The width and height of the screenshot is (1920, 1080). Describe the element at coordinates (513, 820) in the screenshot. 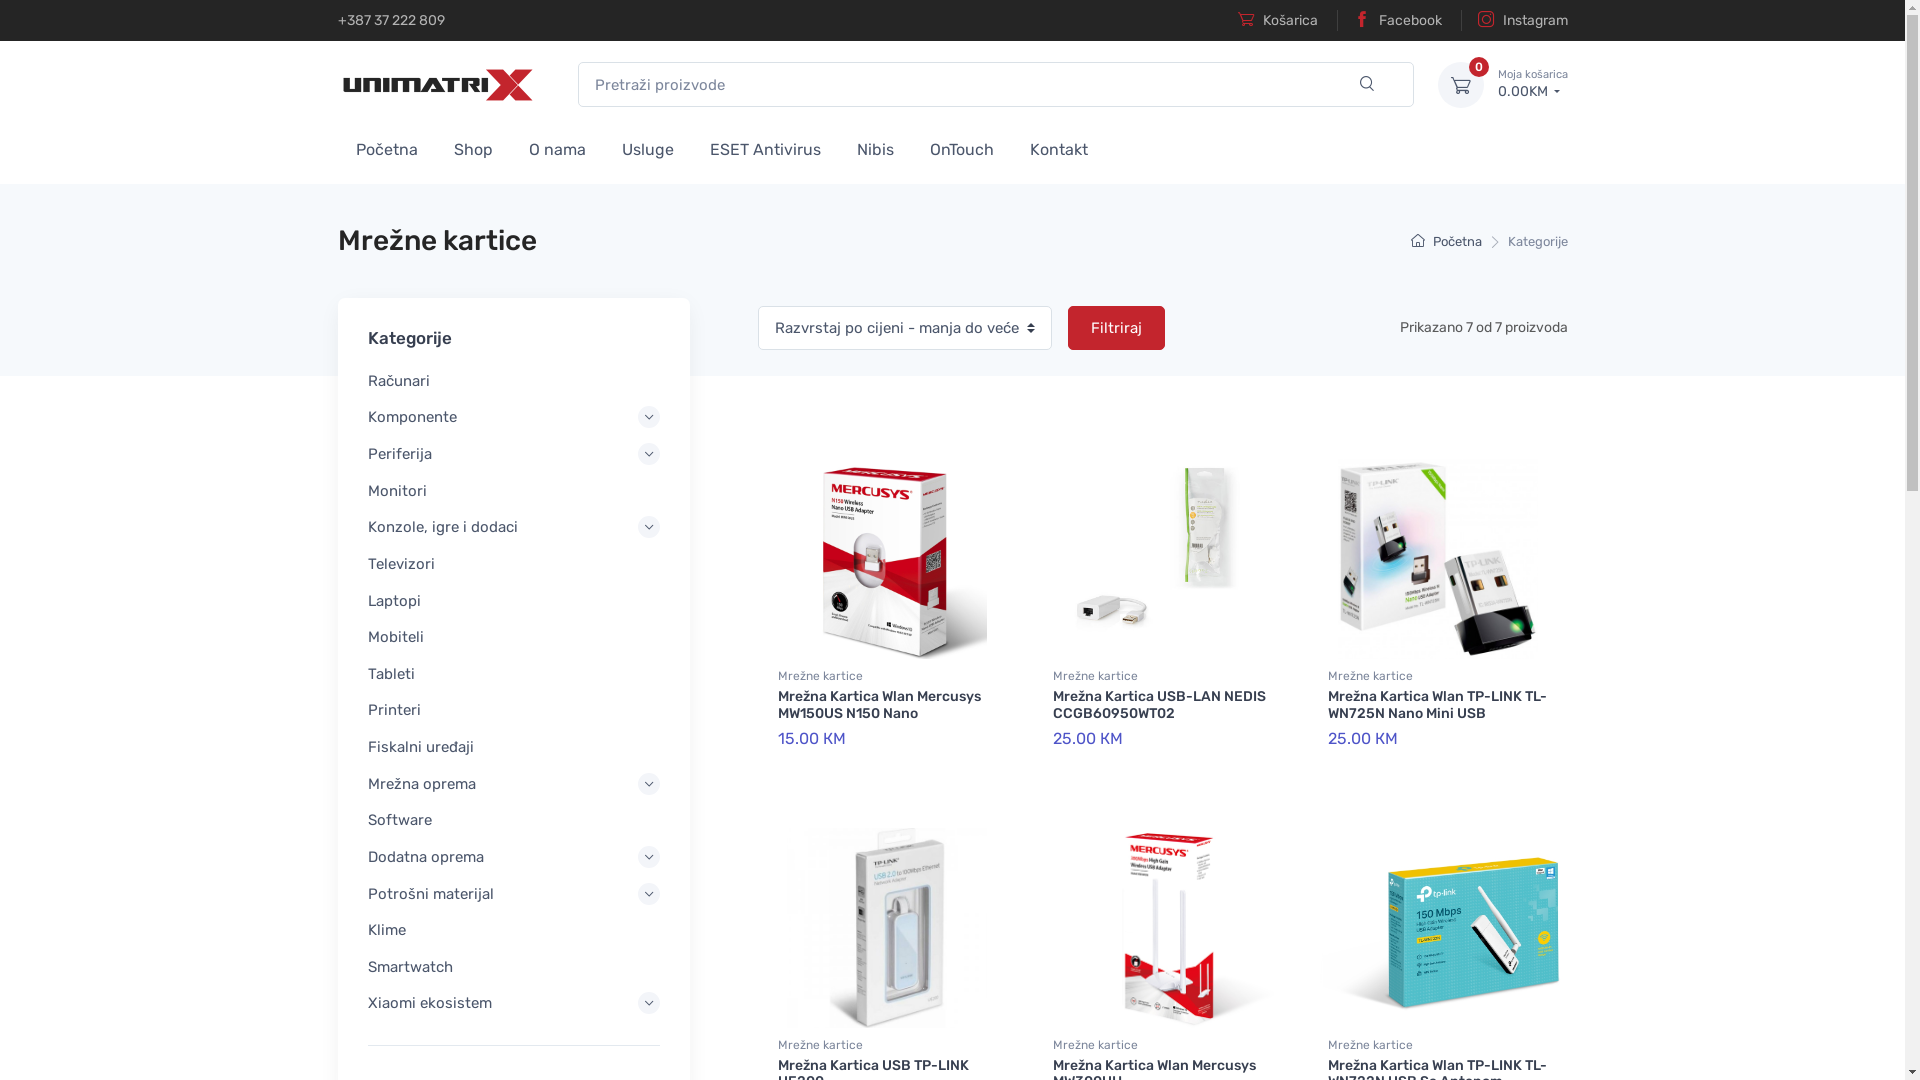

I see `'Software'` at that location.